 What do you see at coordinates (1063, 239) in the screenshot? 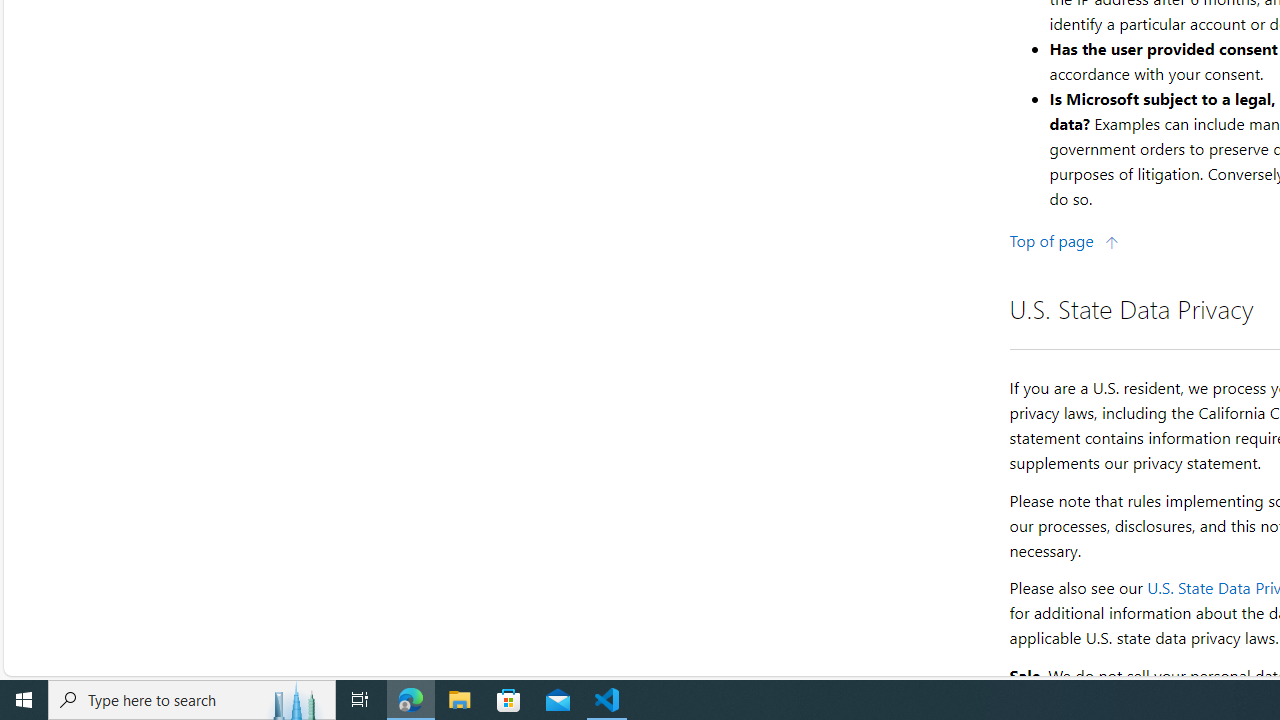
I see `'Top of page'` at bounding box center [1063, 239].